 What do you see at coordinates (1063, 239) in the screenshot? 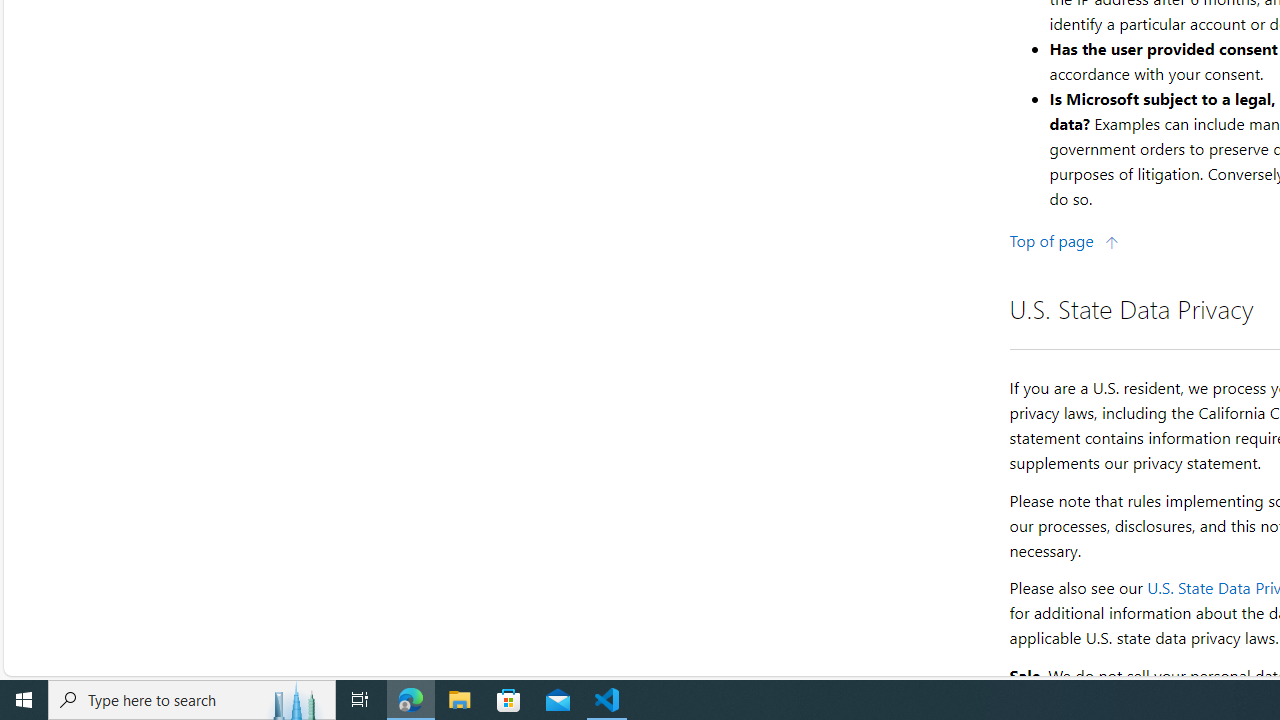
I see `'Top of page'` at bounding box center [1063, 239].